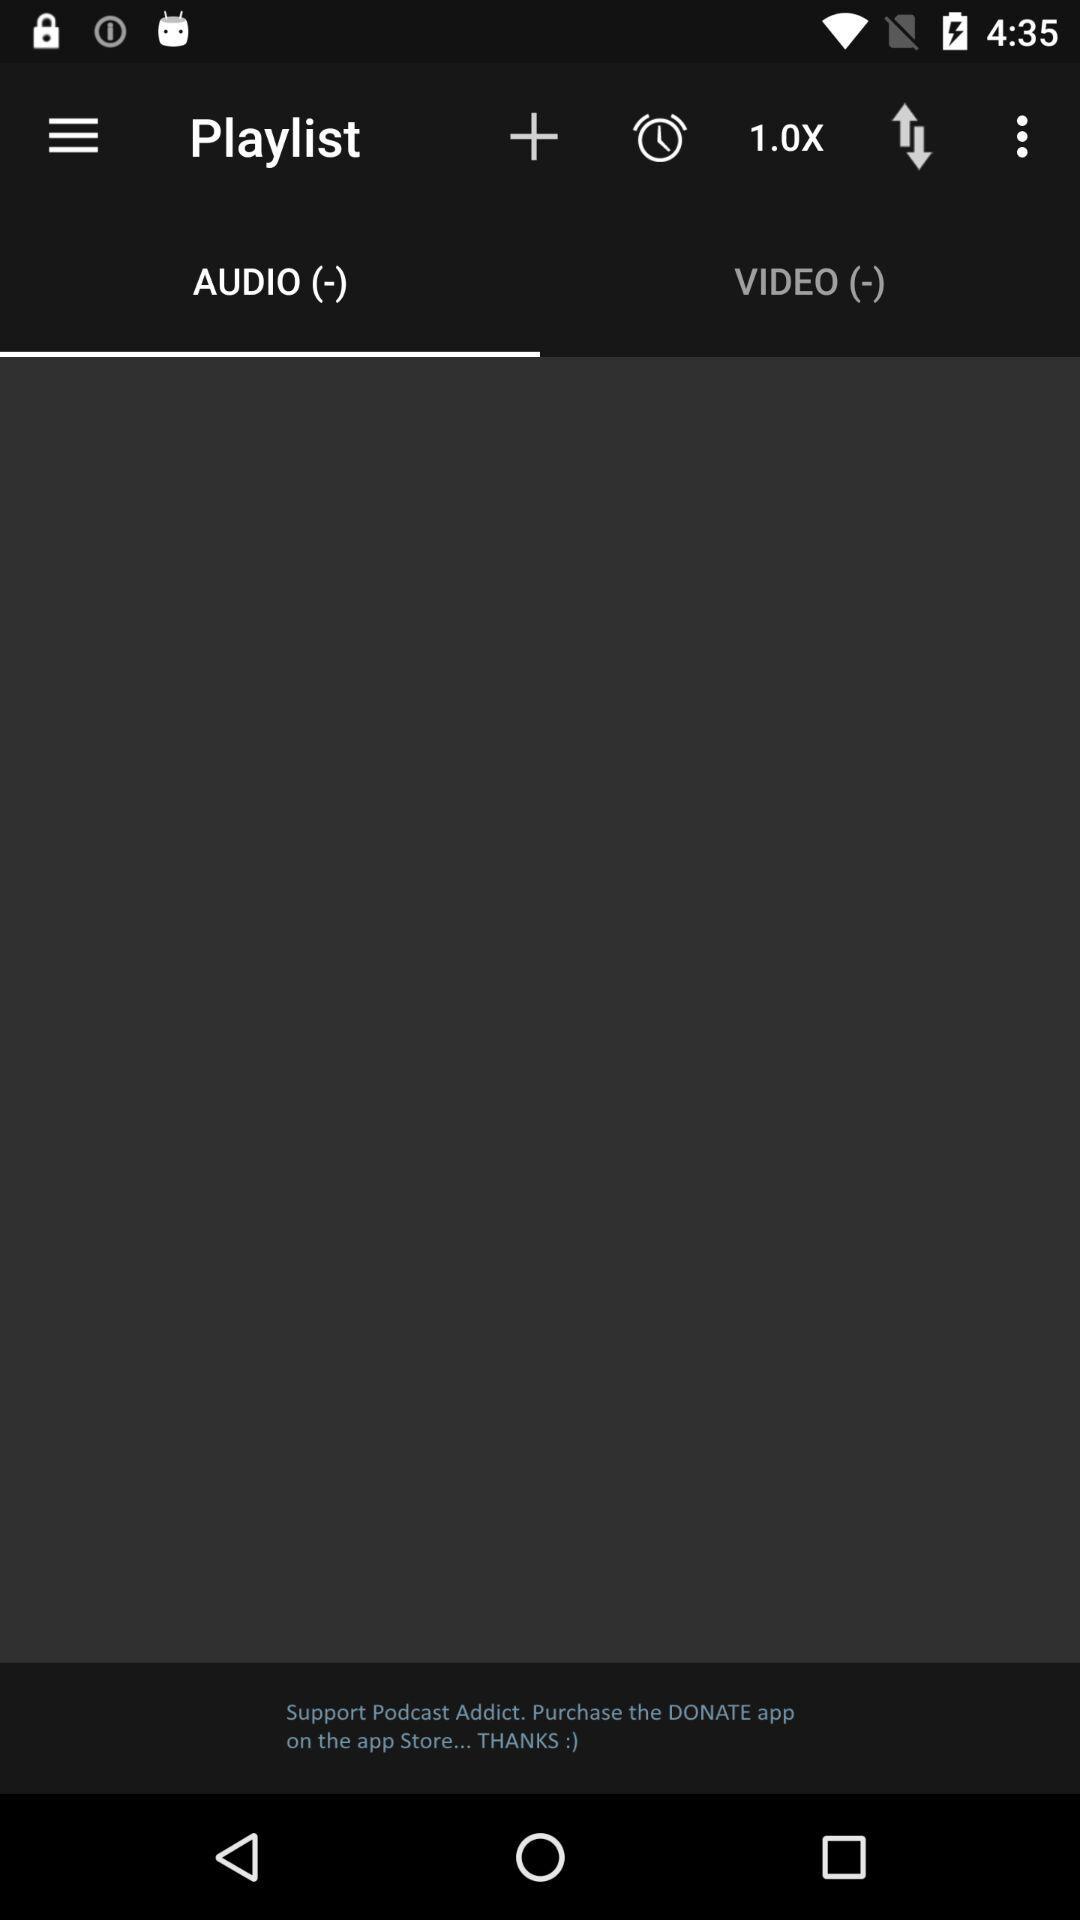  Describe the element at coordinates (72, 135) in the screenshot. I see `the icon above audio (-) item` at that location.